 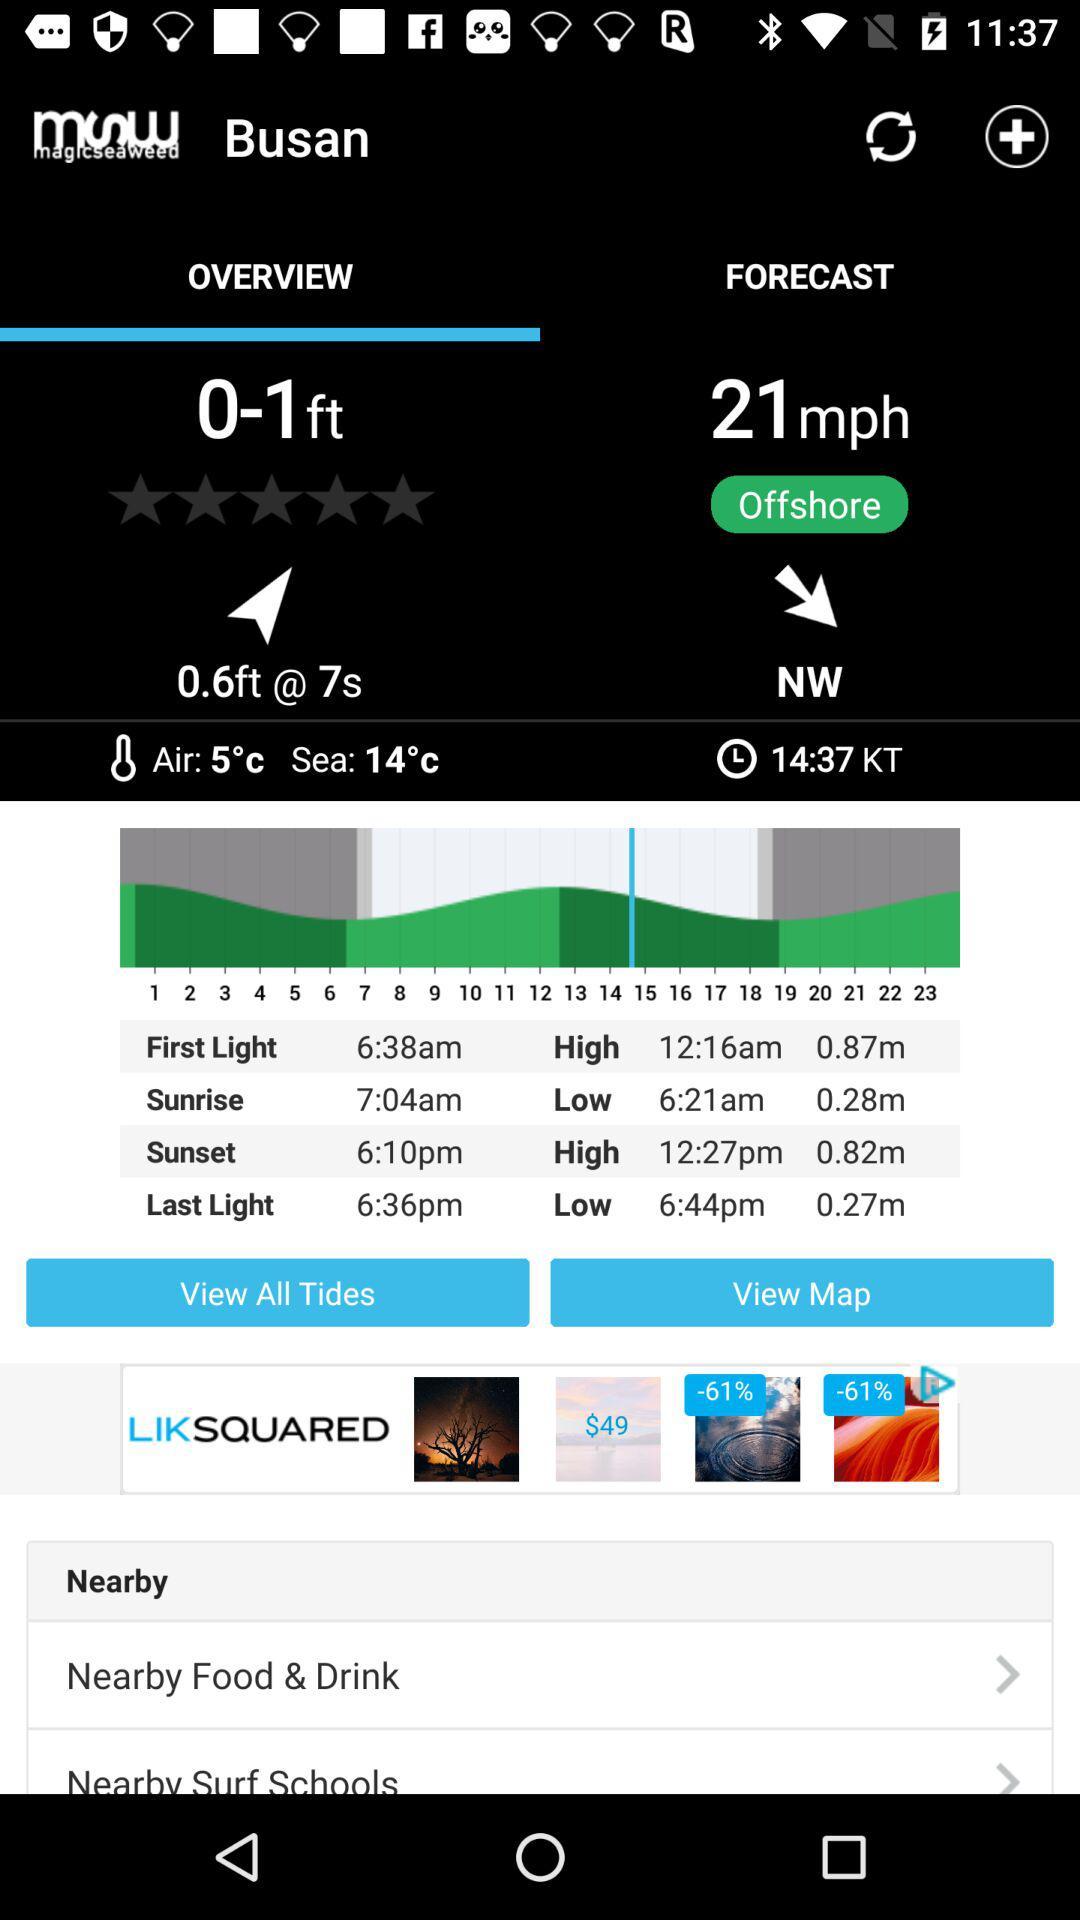 What do you see at coordinates (836, 757) in the screenshot?
I see `the 14:37 kt item` at bounding box center [836, 757].